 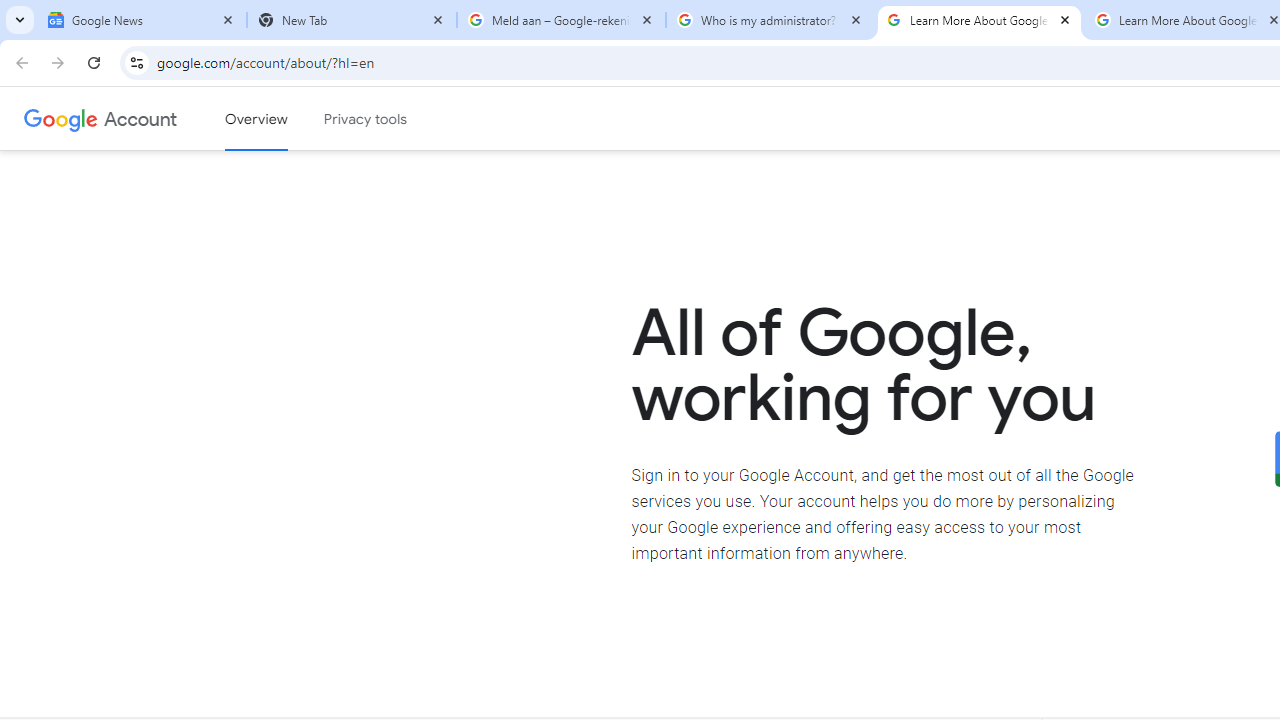 I want to click on 'Google logo', so click(x=61, y=118).